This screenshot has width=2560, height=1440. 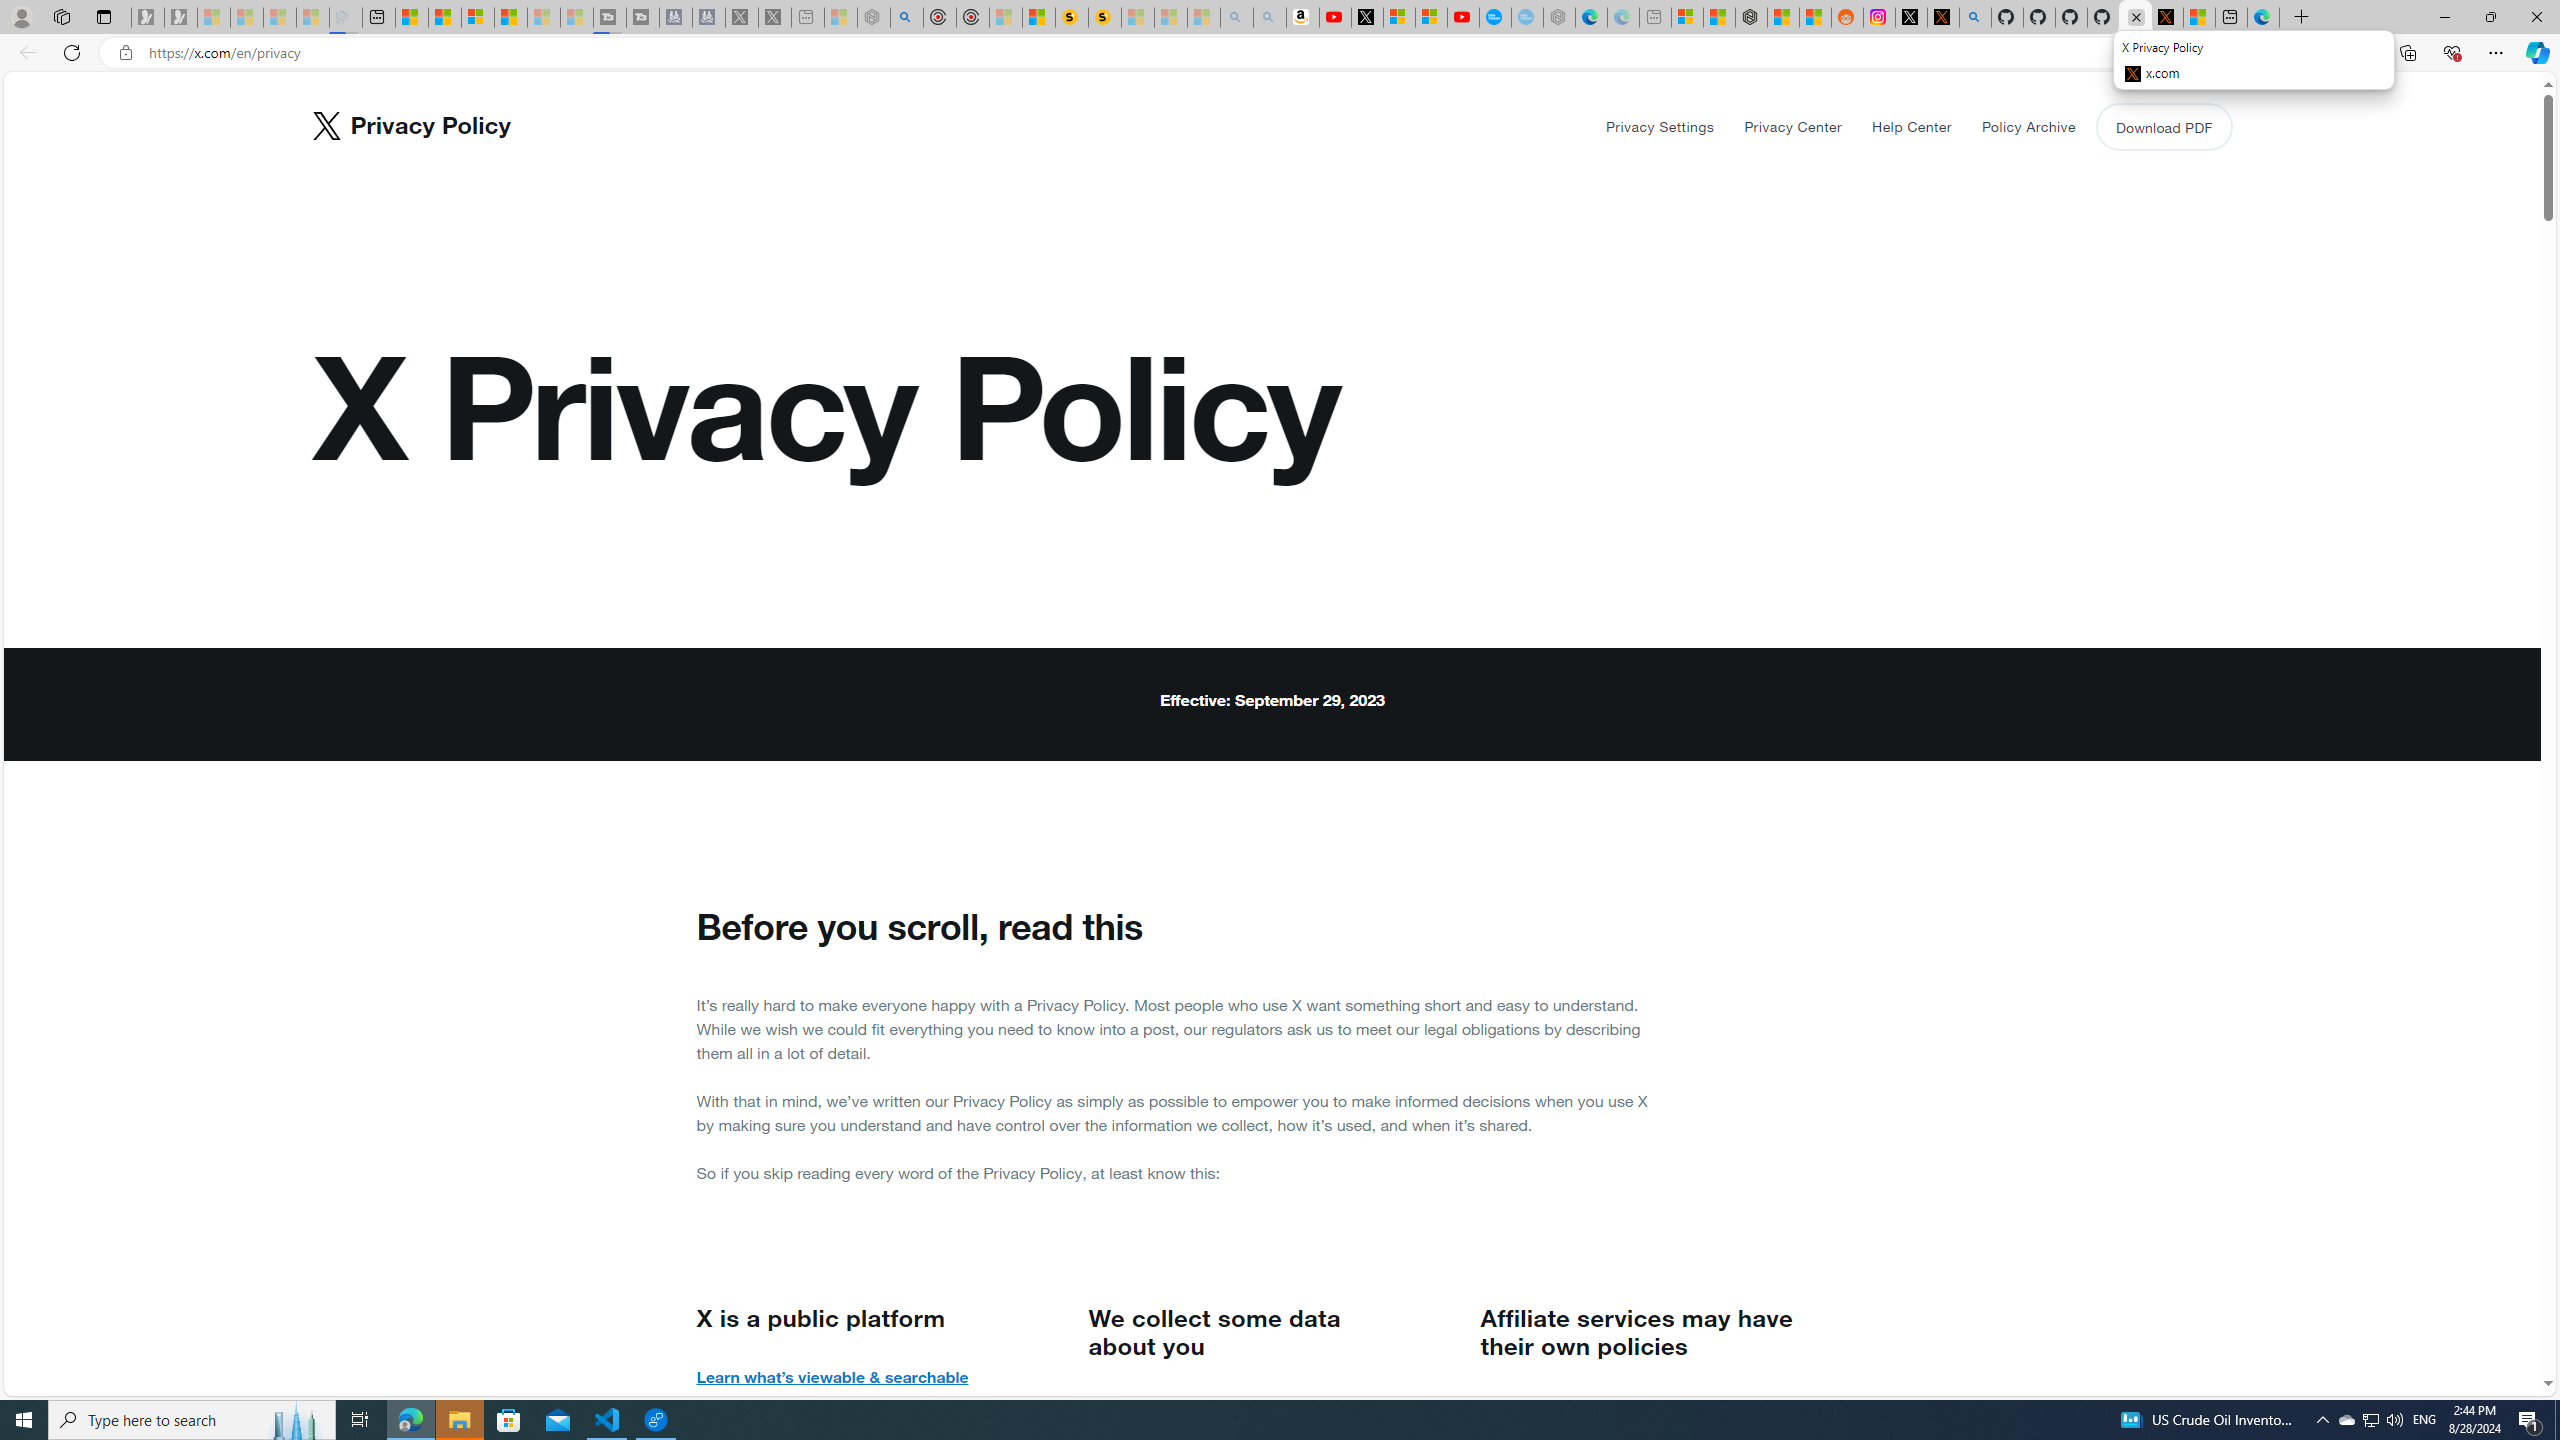 What do you see at coordinates (839, 16) in the screenshot?
I see `'Wildlife - MSN - Sleeping'` at bounding box center [839, 16].